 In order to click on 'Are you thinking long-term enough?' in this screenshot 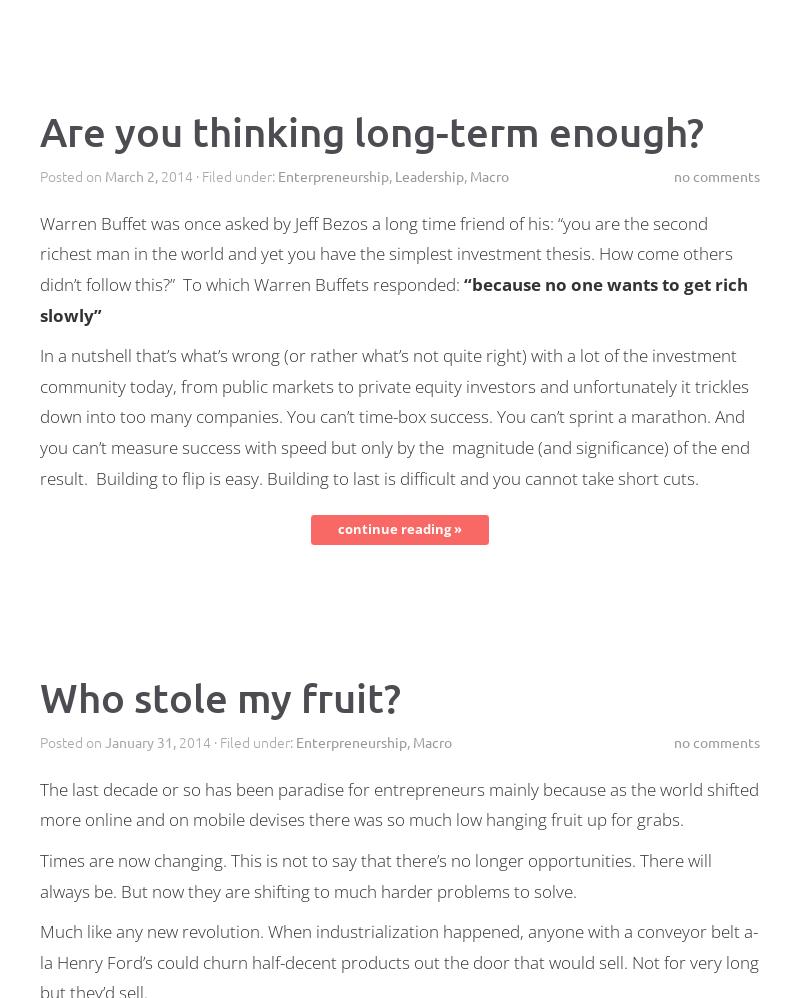, I will do `click(39, 130)`.